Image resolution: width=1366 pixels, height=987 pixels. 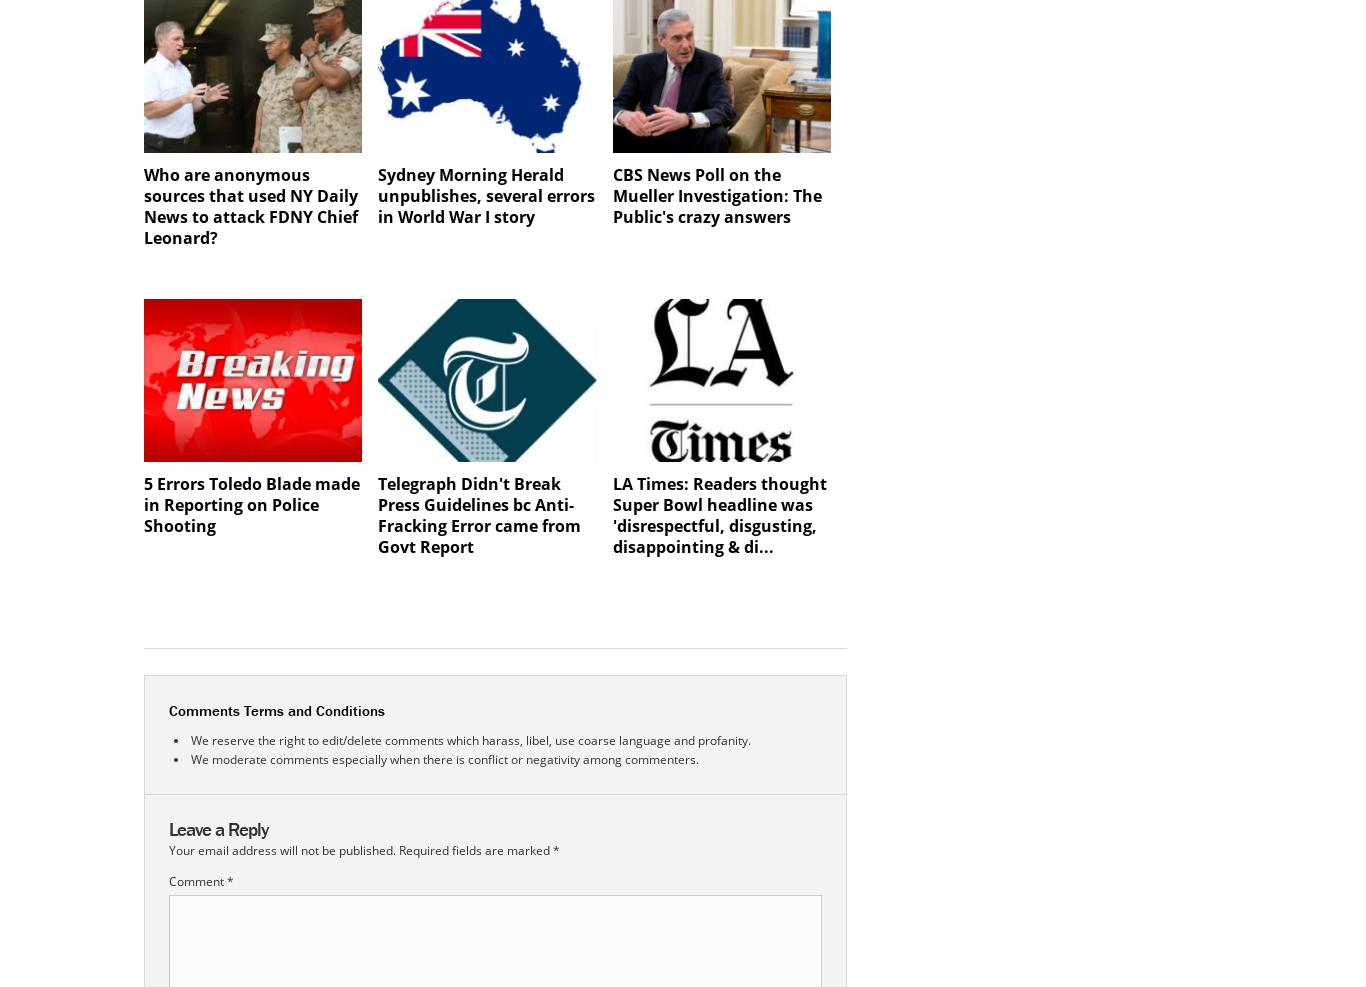 What do you see at coordinates (277, 709) in the screenshot?
I see `'Comments Terms and Conditions'` at bounding box center [277, 709].